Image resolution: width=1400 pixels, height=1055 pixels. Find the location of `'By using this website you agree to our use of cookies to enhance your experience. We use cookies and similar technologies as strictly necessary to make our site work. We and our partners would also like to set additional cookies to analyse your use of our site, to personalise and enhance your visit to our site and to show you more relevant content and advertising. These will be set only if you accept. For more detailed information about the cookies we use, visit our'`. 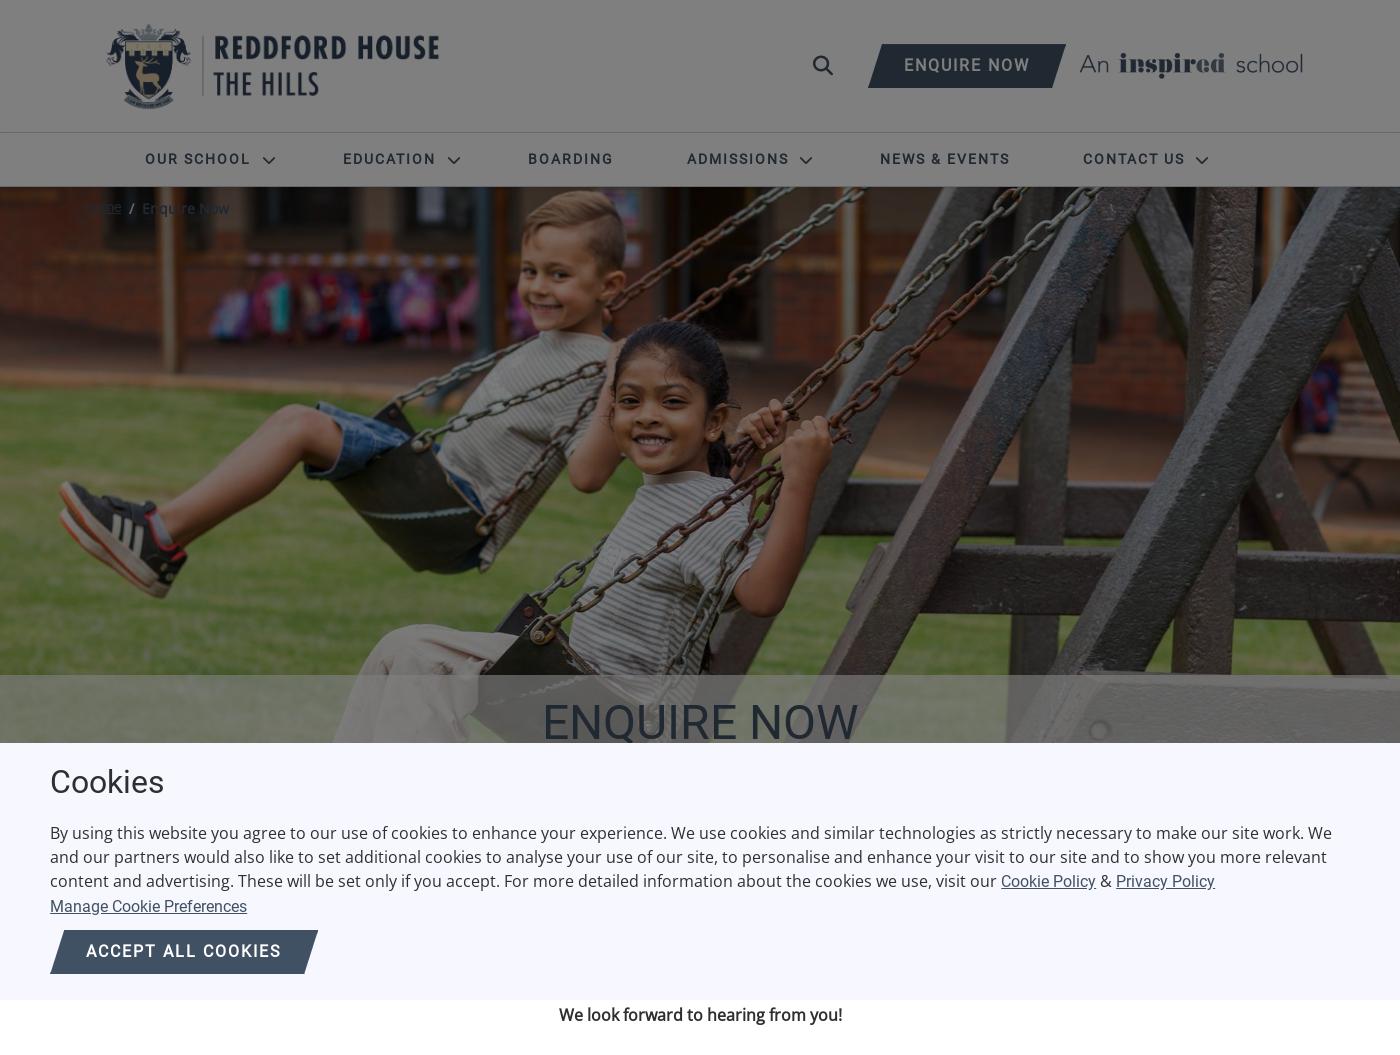

'By using this website you agree to our use of cookies to enhance your experience. We use cookies and similar technologies as strictly necessary to make our site work. We and our partners would also like to set additional cookies to analyse your use of our site, to personalise and enhance your visit to our site and to show you more relevant content and advertising. These will be set only if you accept. For more detailed information about the cookies we use, visit our' is located at coordinates (49, 856).